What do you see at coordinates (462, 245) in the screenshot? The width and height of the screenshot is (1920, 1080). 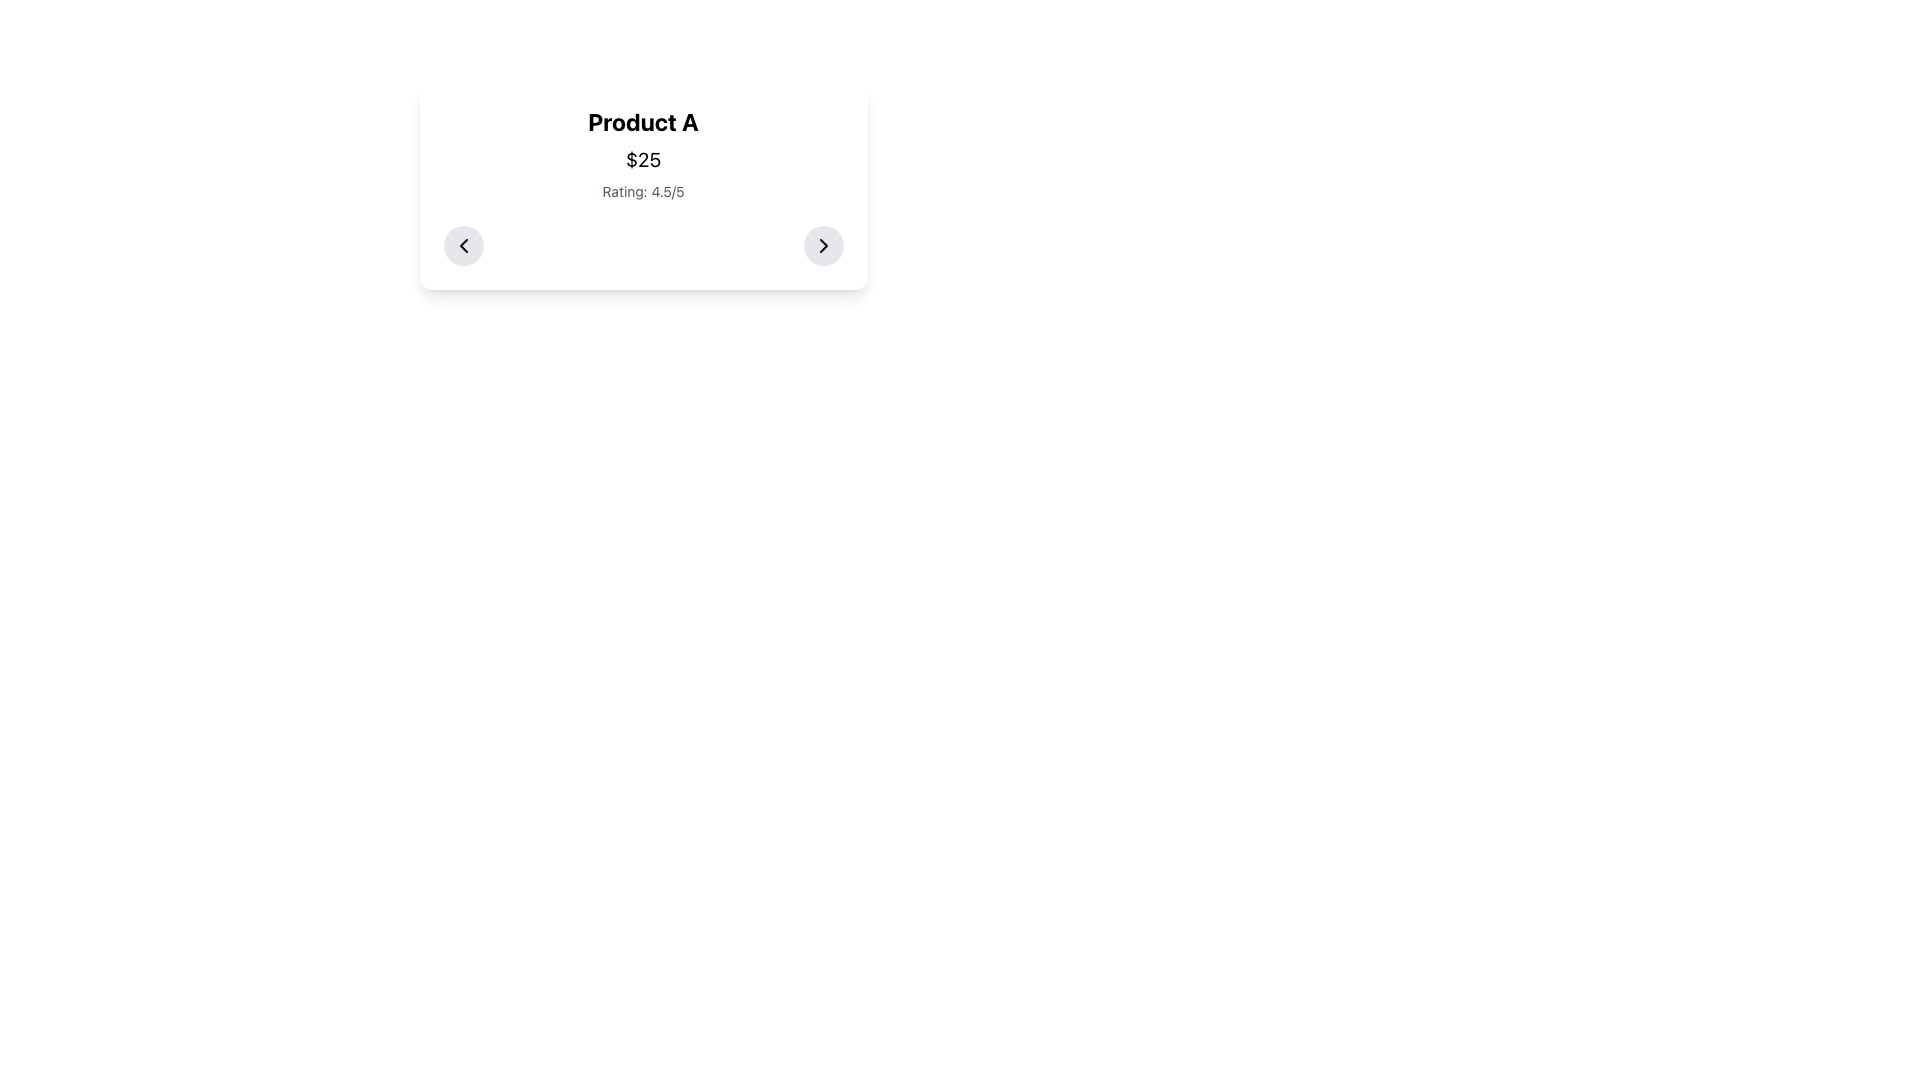 I see `the left-pointing chevron arrow icon inside the circular button with a light gray background` at bounding box center [462, 245].